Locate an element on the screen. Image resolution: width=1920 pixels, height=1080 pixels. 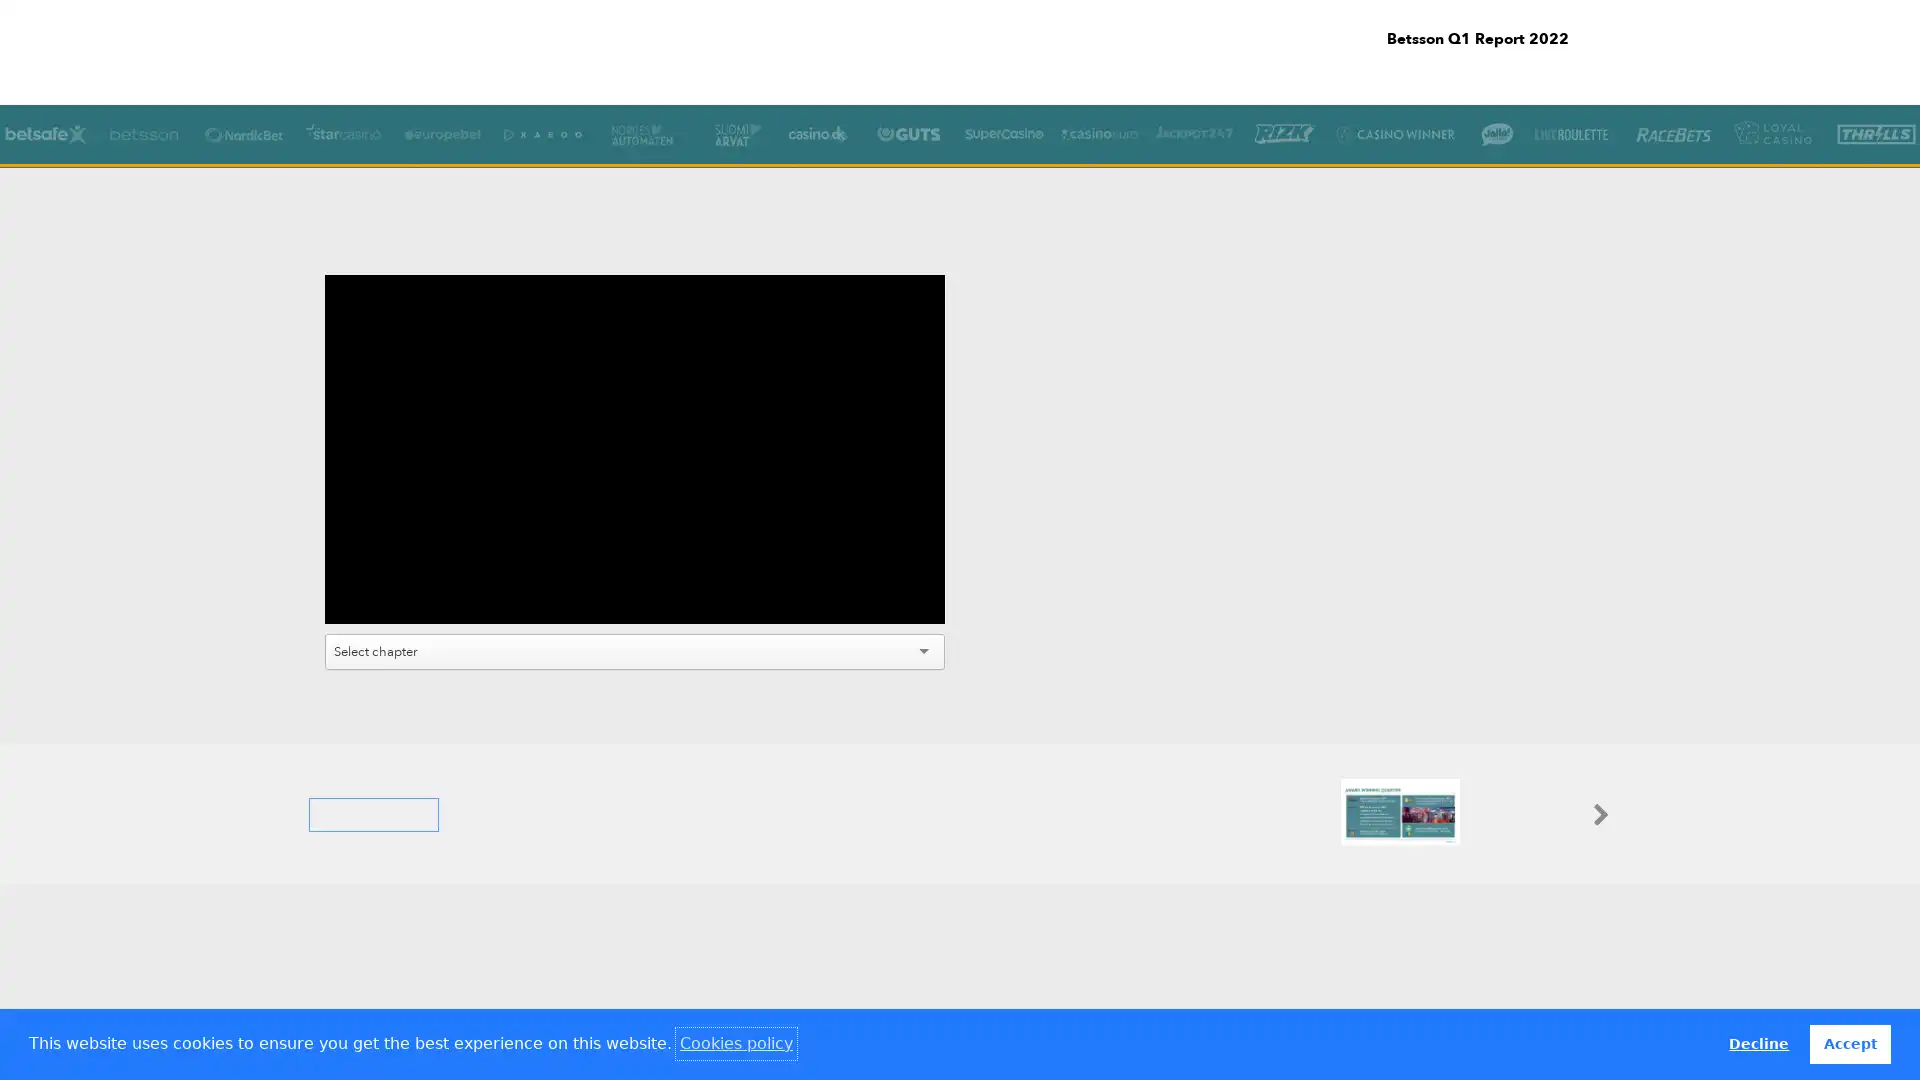
Settings is located at coordinates (882, 592).